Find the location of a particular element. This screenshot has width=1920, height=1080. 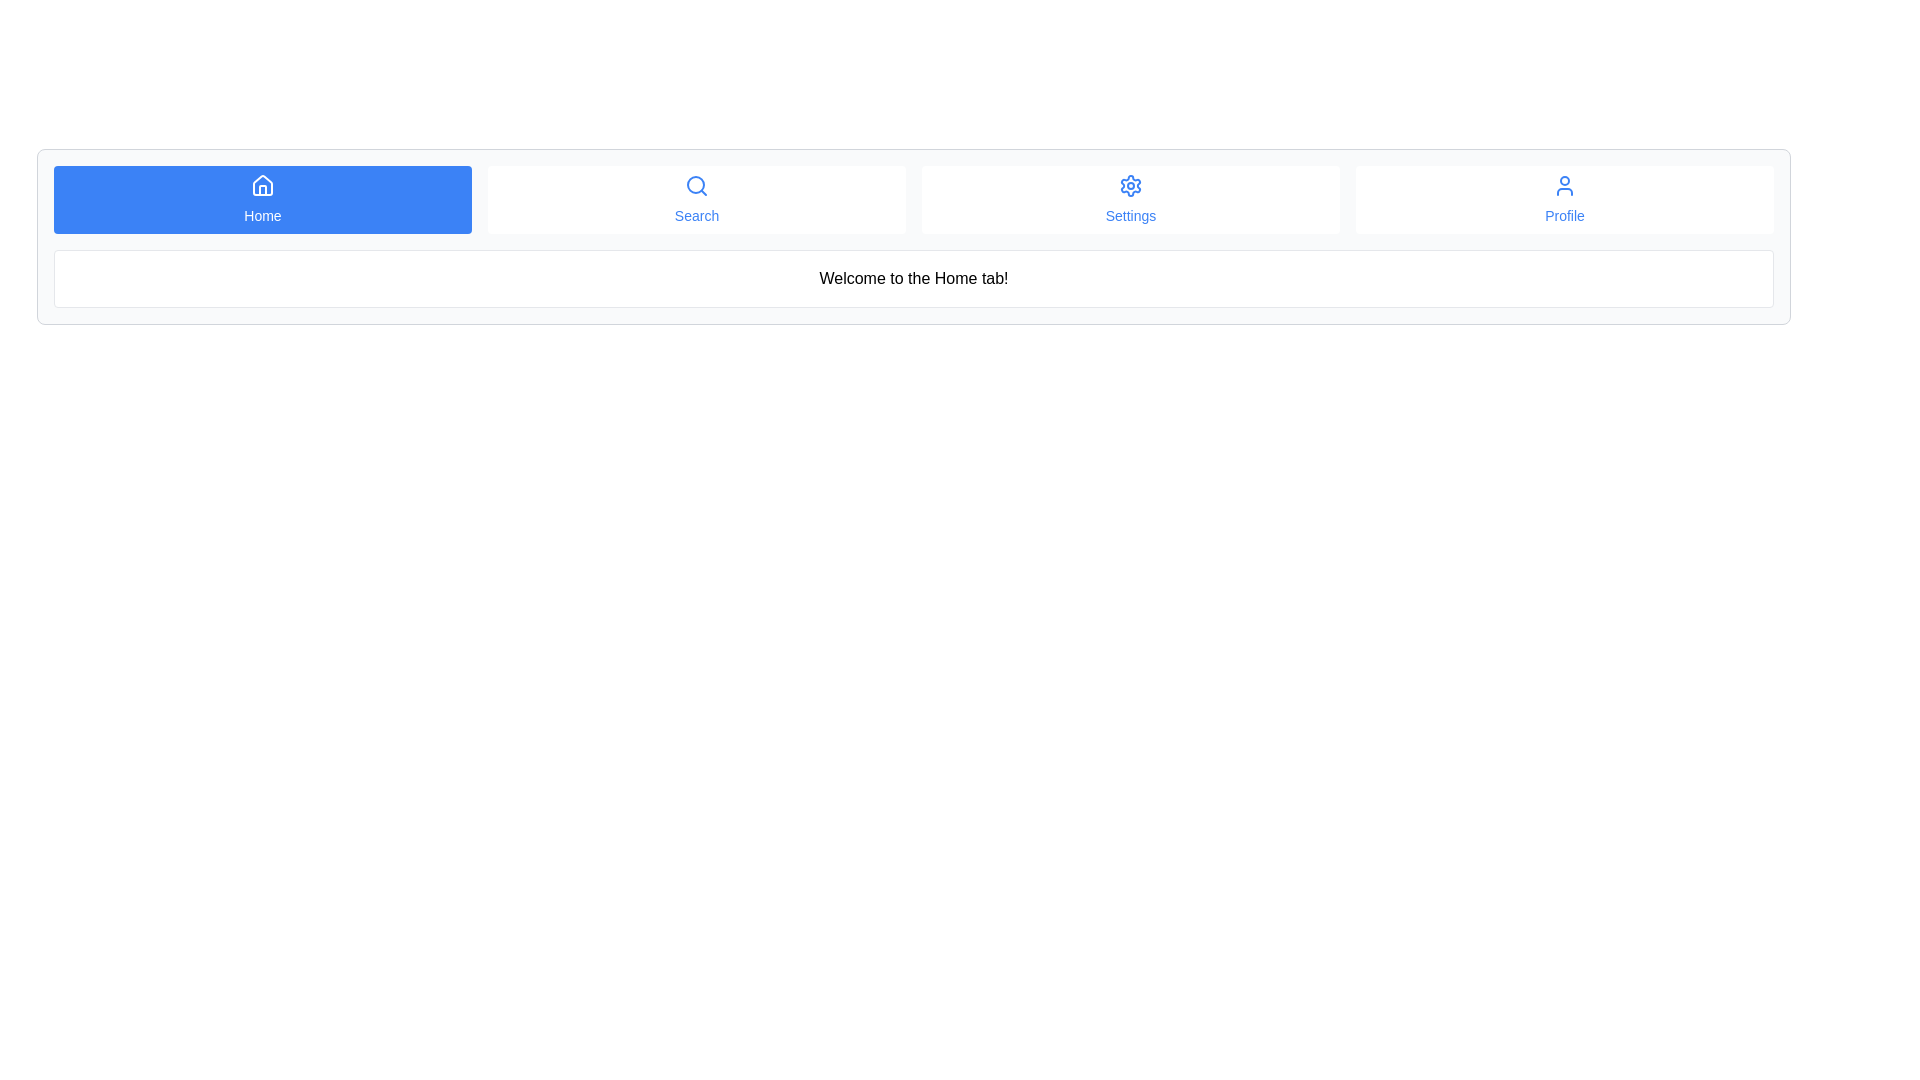

the 'Settings' icon located within the 'Settings' navigation button, which is the third item from the left in the navigation bar is located at coordinates (1131, 185).